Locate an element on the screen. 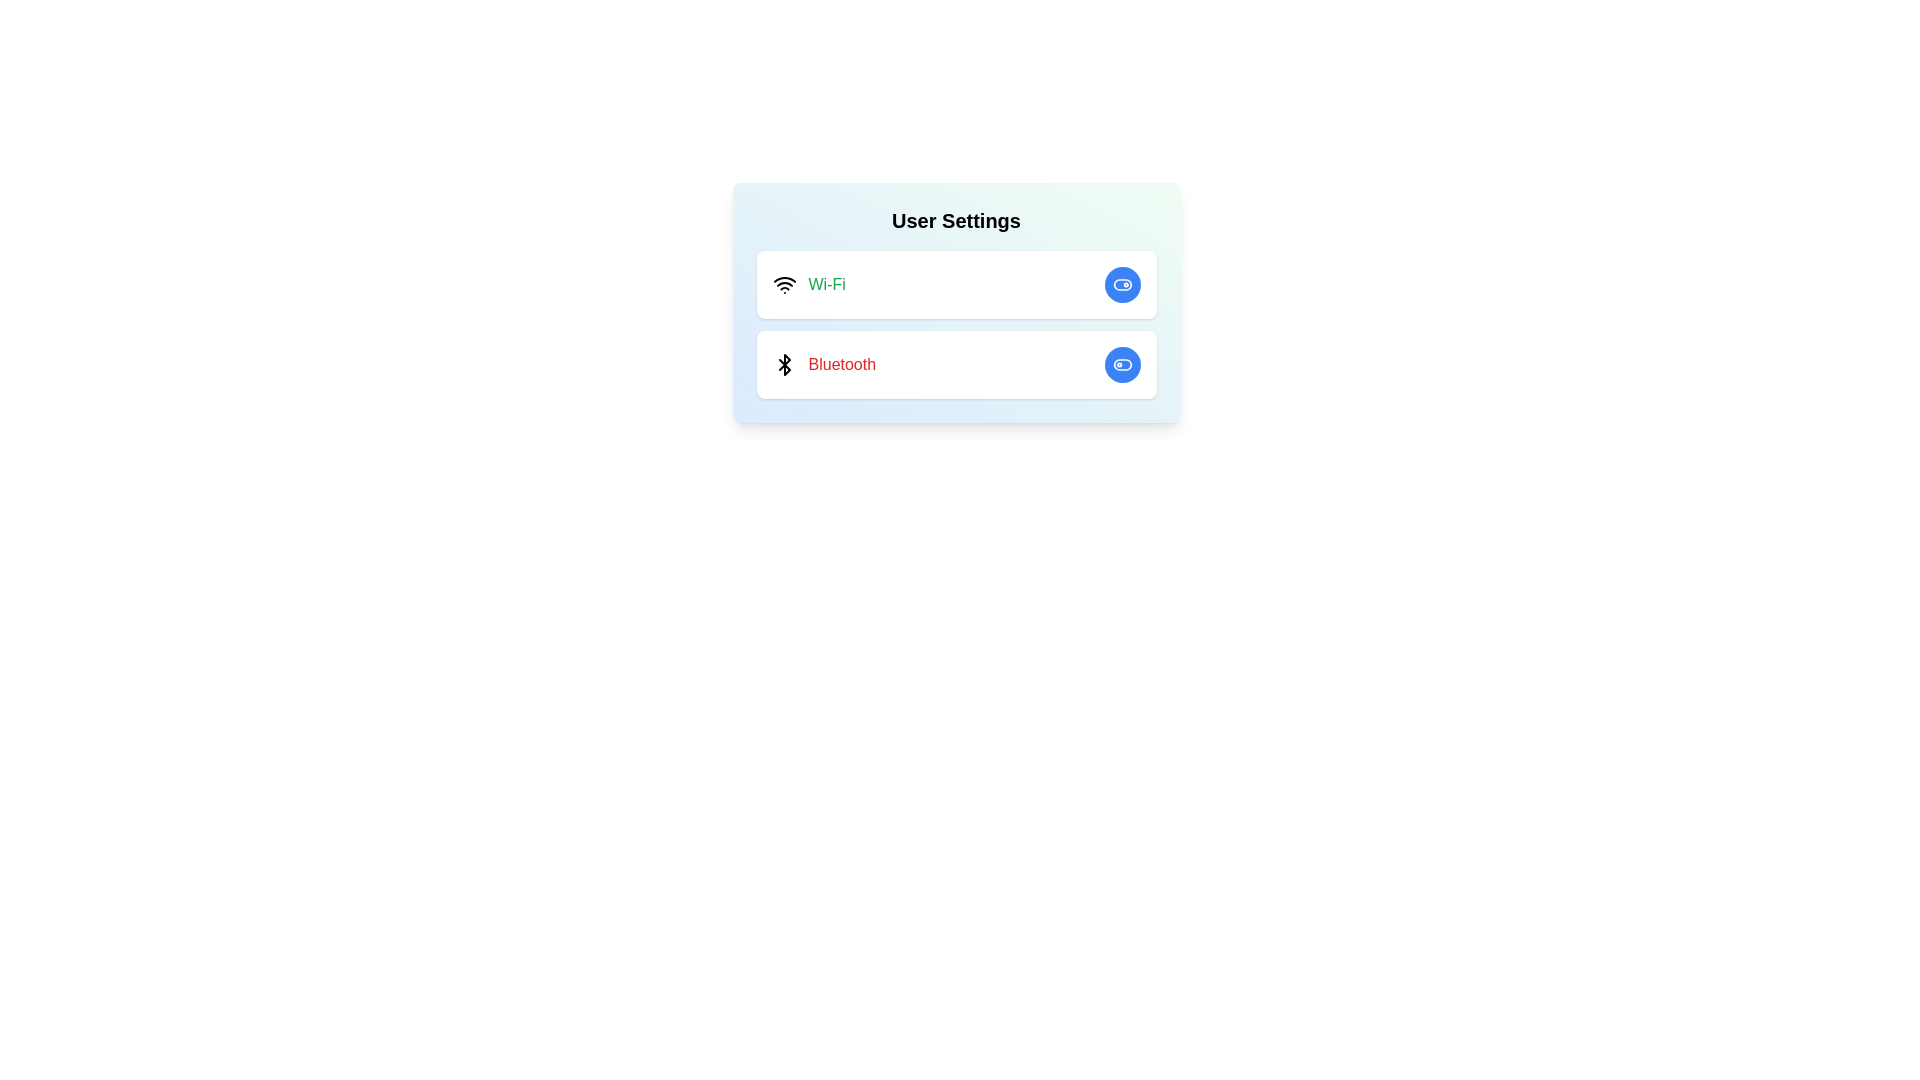  the toggle button for the Wi-Fi setting to change its state is located at coordinates (1122, 285).